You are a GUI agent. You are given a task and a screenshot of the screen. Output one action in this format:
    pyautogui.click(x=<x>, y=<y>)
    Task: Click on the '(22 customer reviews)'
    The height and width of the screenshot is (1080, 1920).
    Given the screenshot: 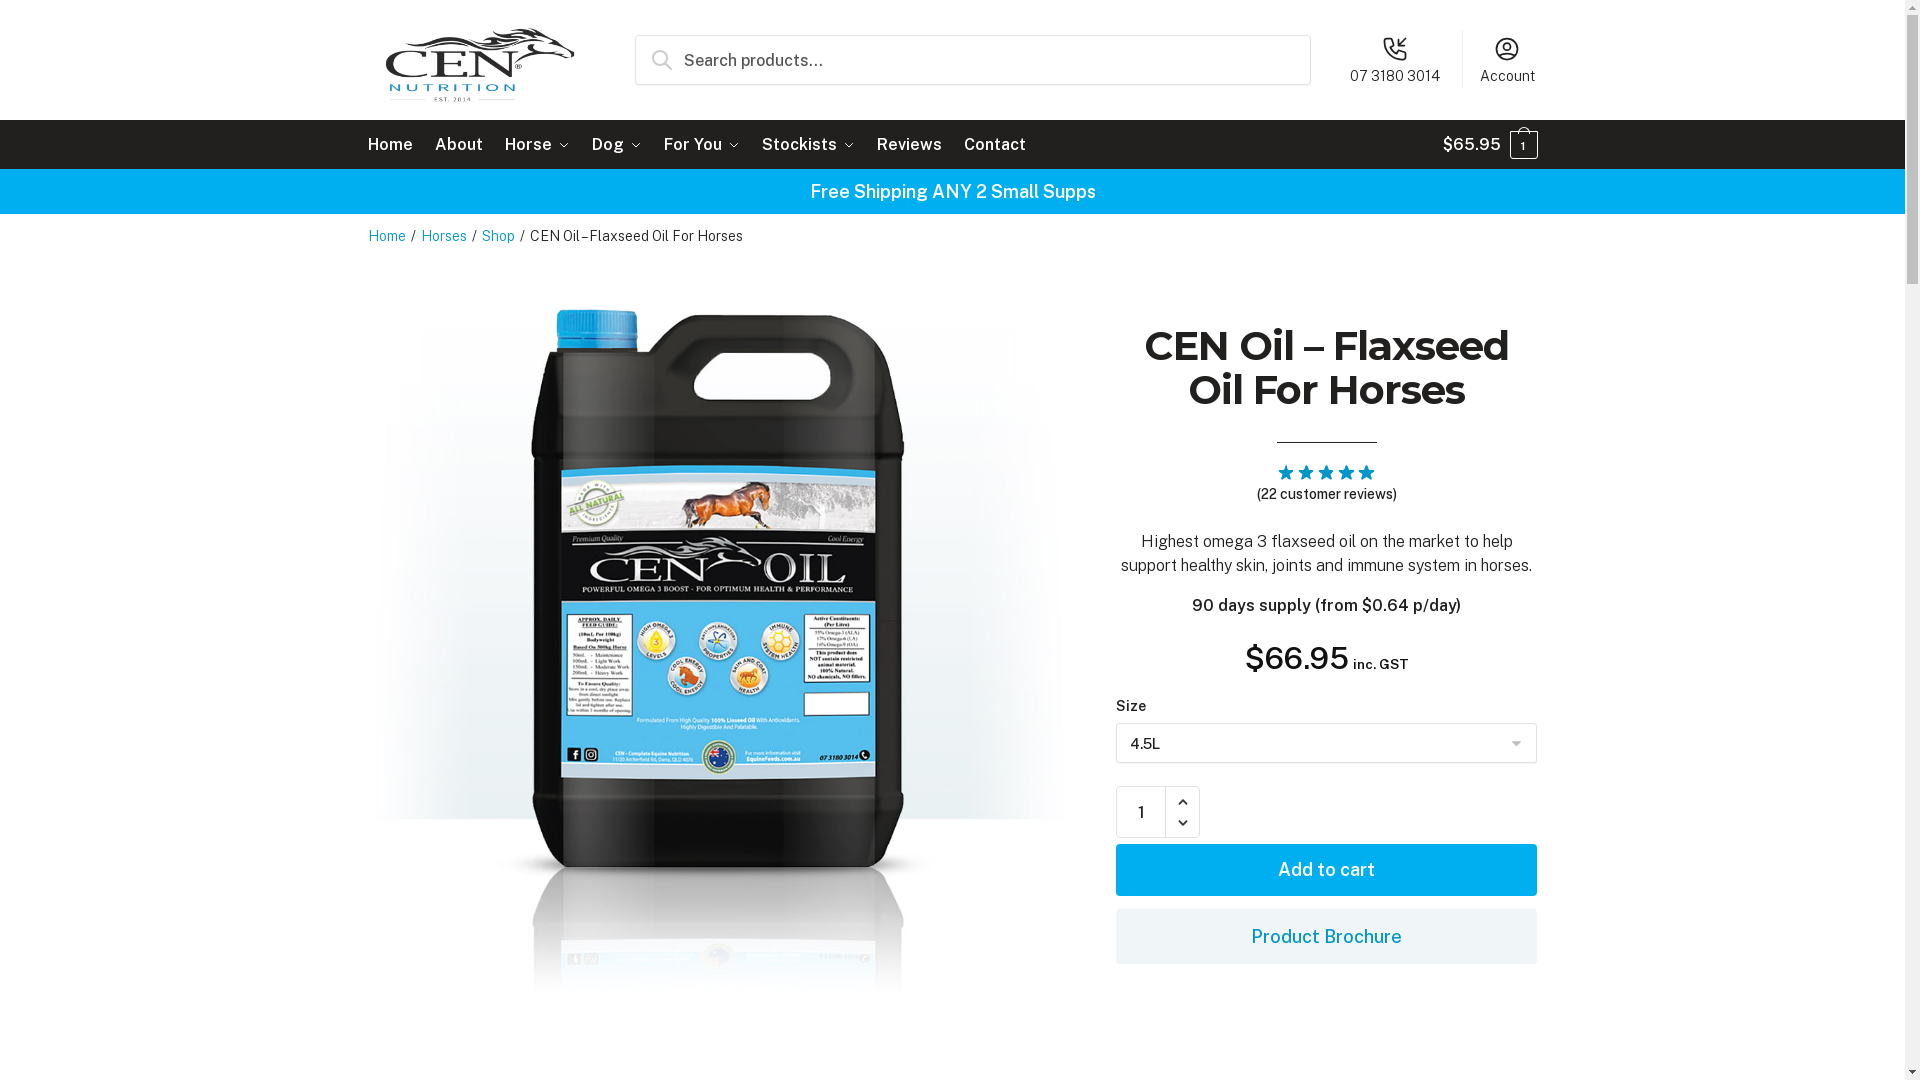 What is the action you would take?
    pyautogui.click(x=1326, y=493)
    